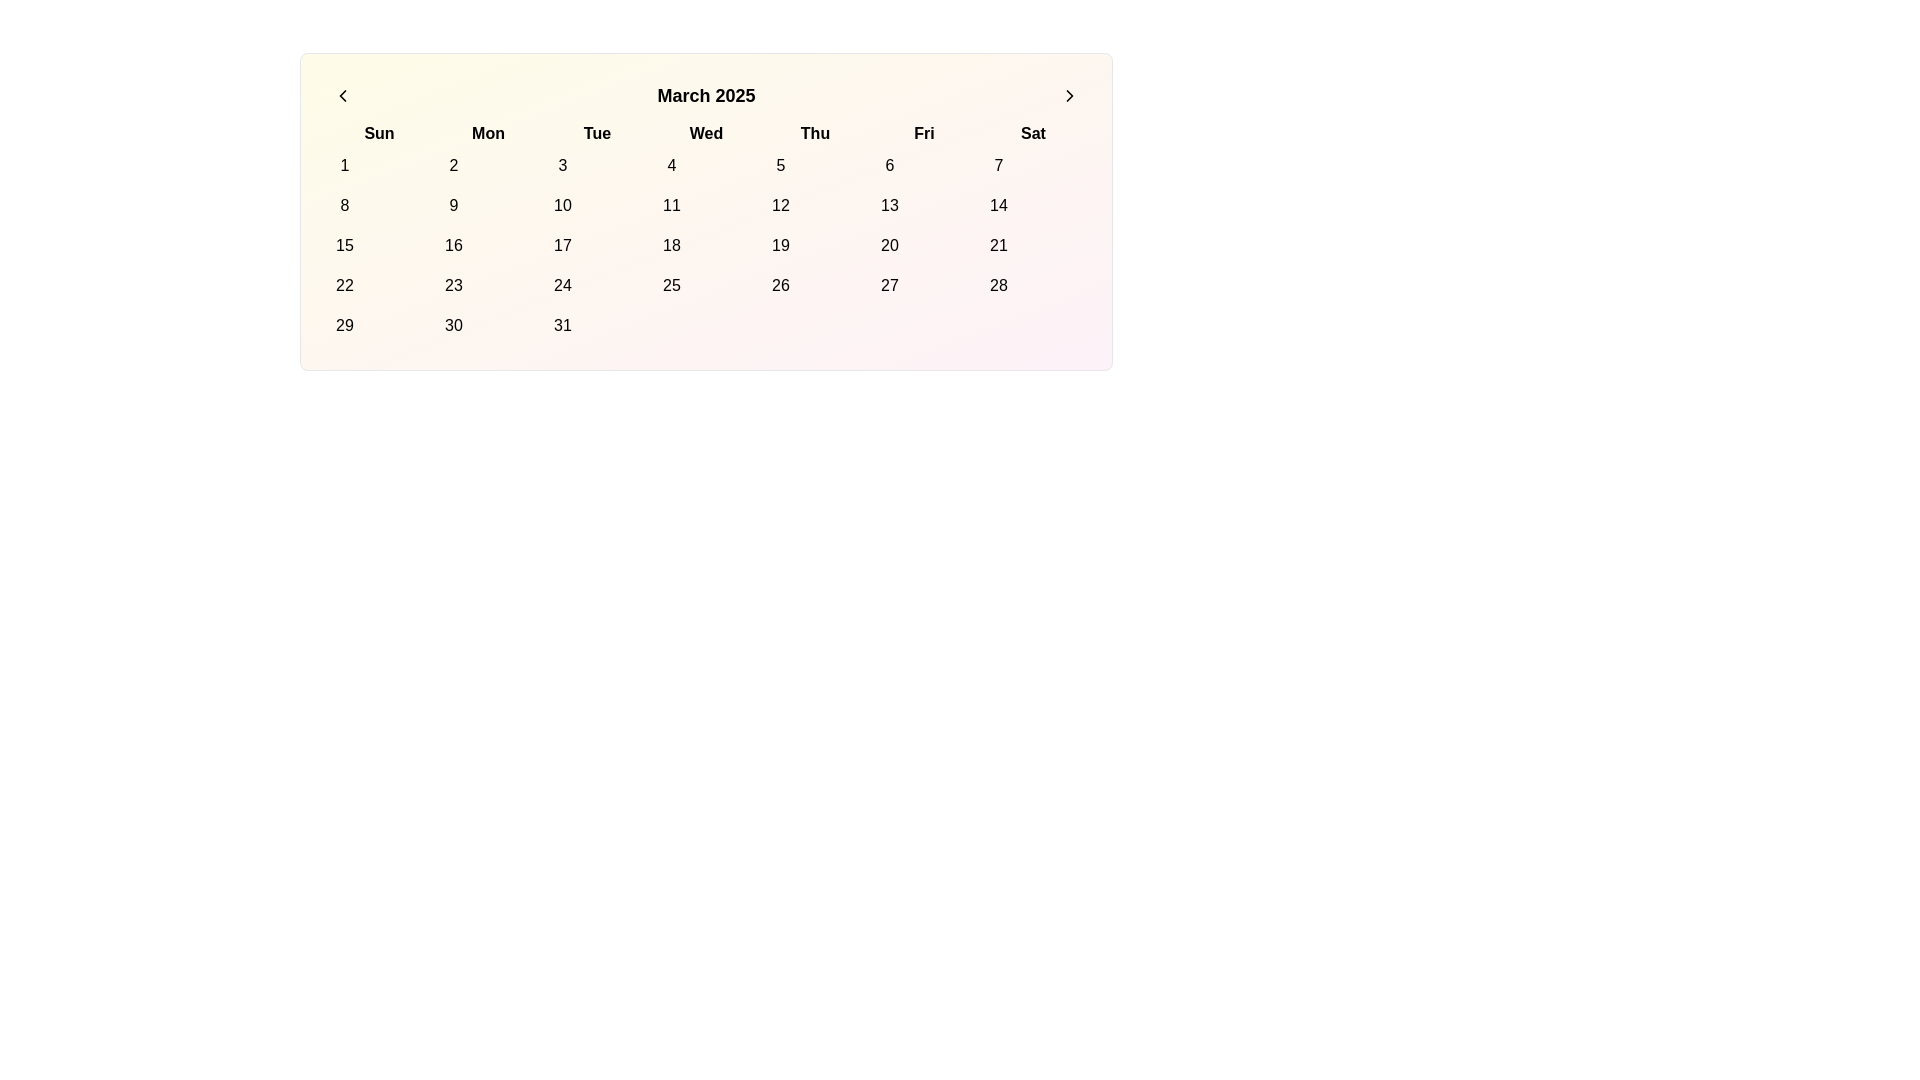 The image size is (1920, 1080). I want to click on the rounded button labeled '29' in the first column of the last row under the calendar view for March 2025, so click(345, 325).